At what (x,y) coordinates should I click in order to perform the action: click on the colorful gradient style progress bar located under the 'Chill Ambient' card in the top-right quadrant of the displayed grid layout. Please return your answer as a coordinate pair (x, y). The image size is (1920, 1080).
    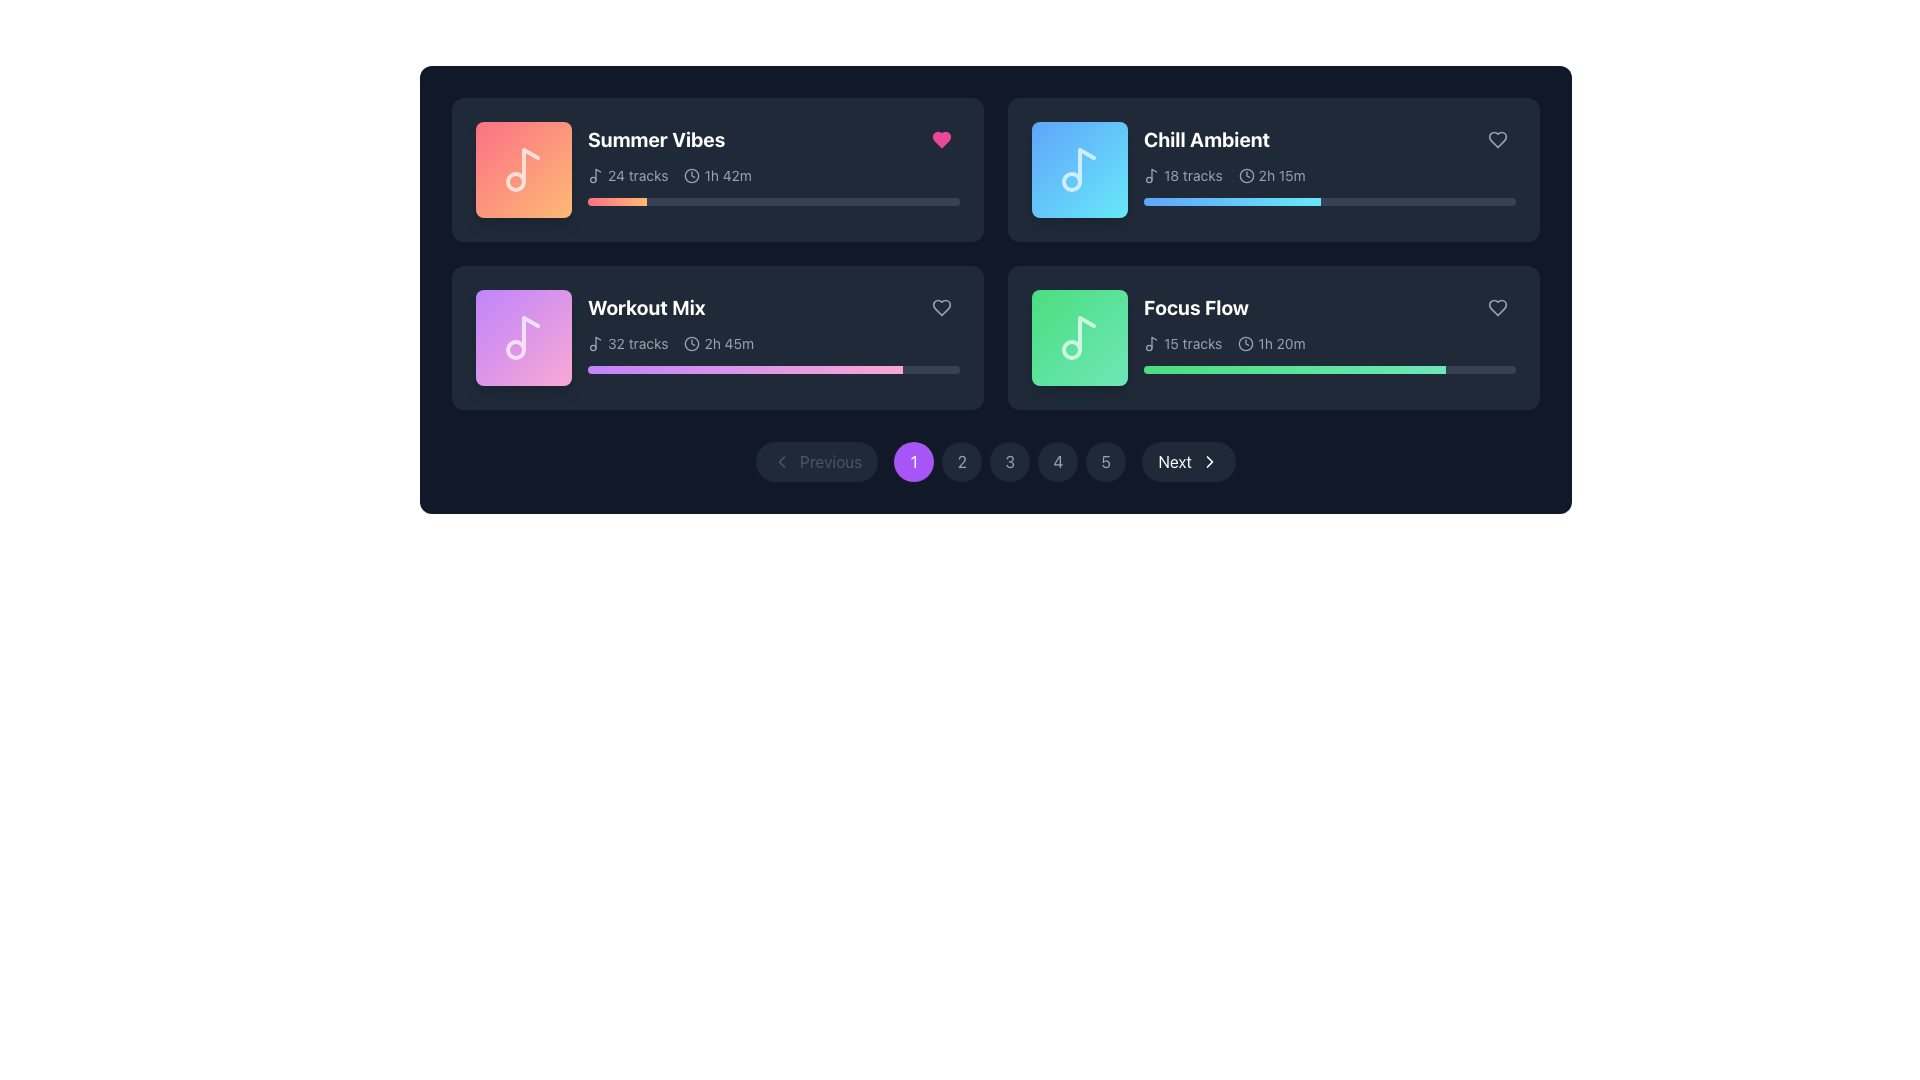
    Looking at the image, I should click on (1231, 201).